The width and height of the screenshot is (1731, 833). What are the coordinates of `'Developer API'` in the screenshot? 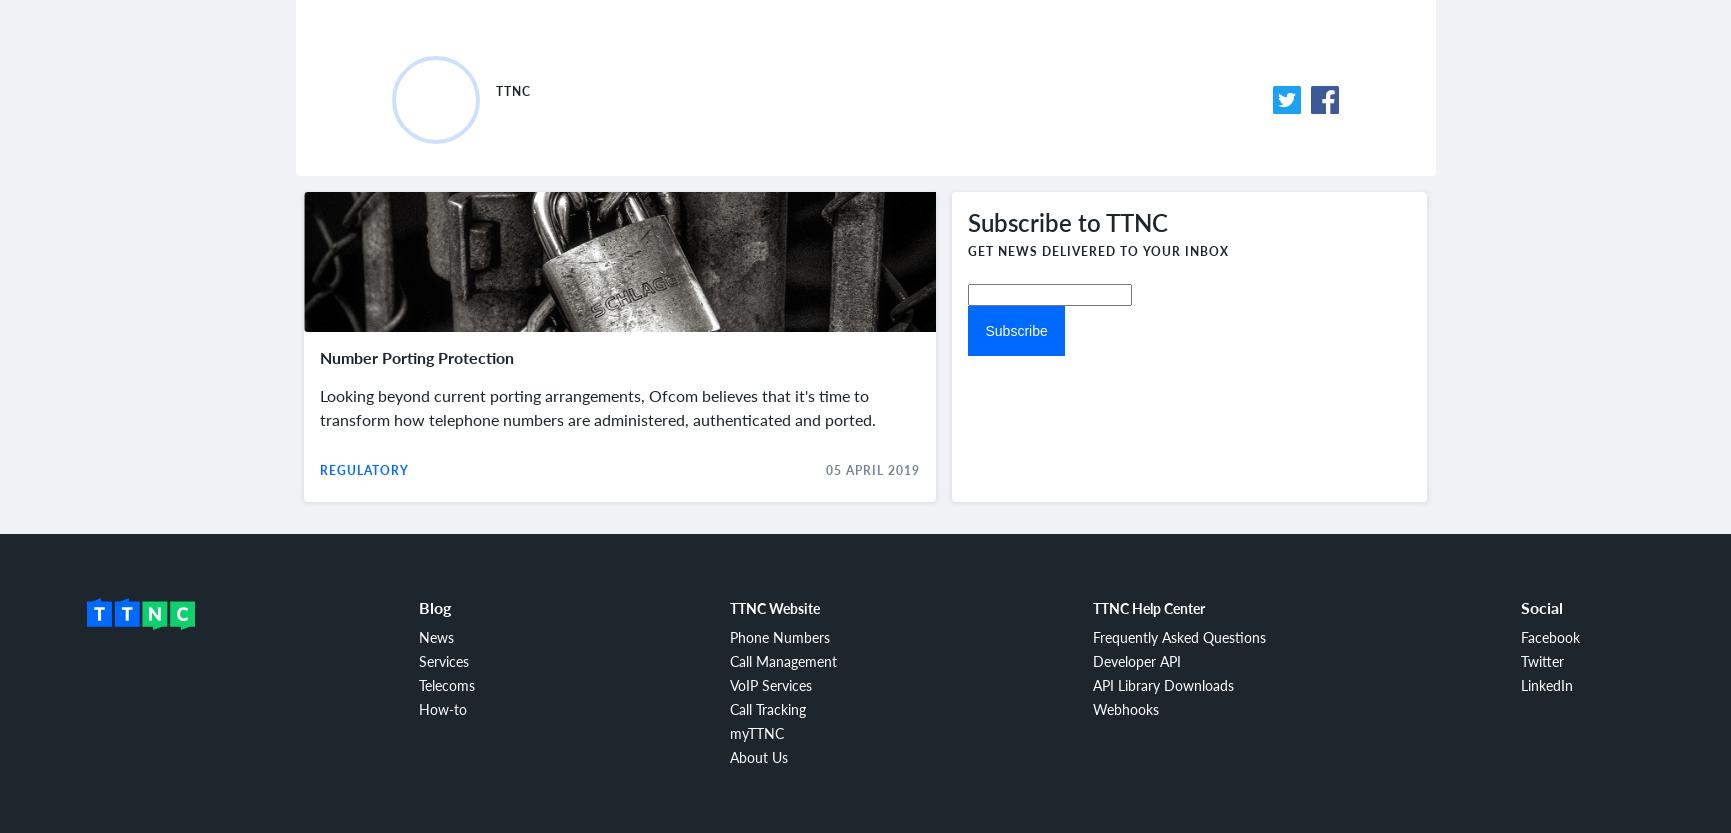 It's located at (1136, 659).